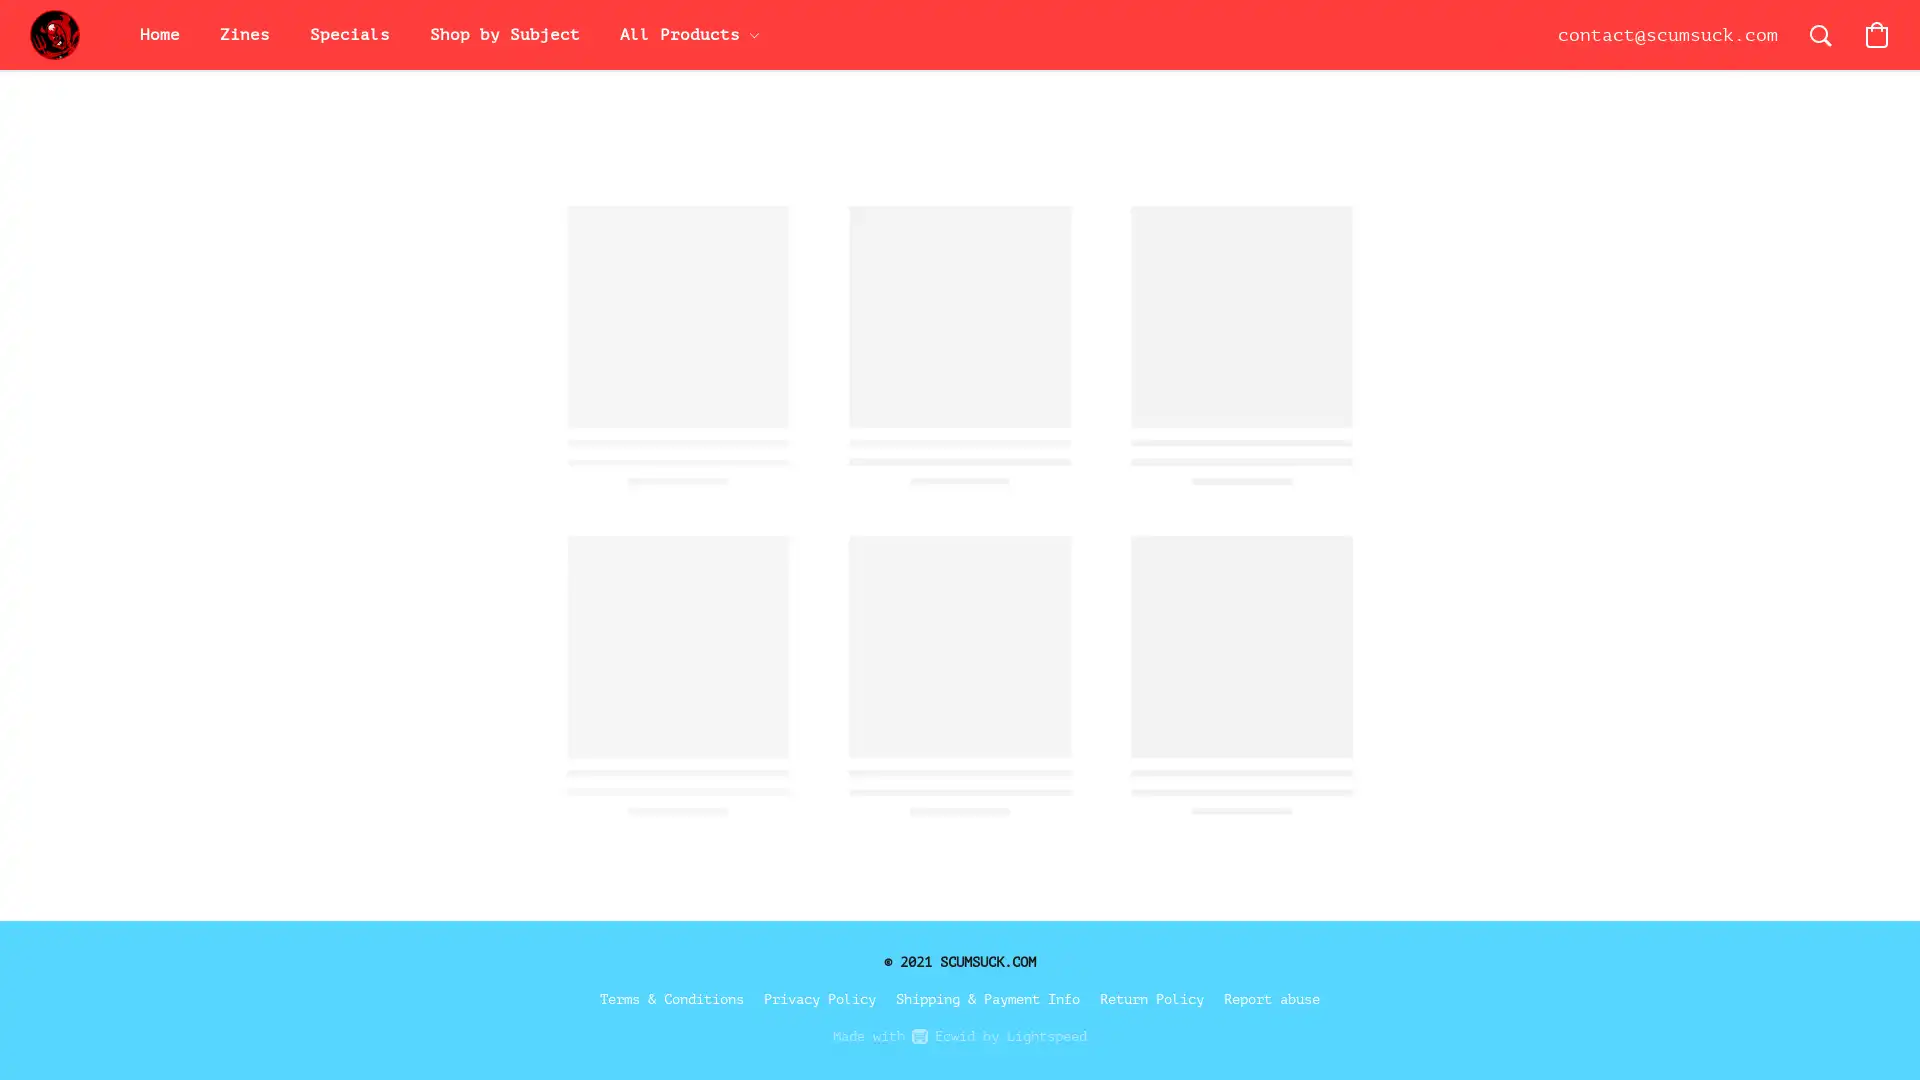 Image resolution: width=1920 pixels, height=1080 pixels. I want to click on Add to Bag, so click(1310, 744).